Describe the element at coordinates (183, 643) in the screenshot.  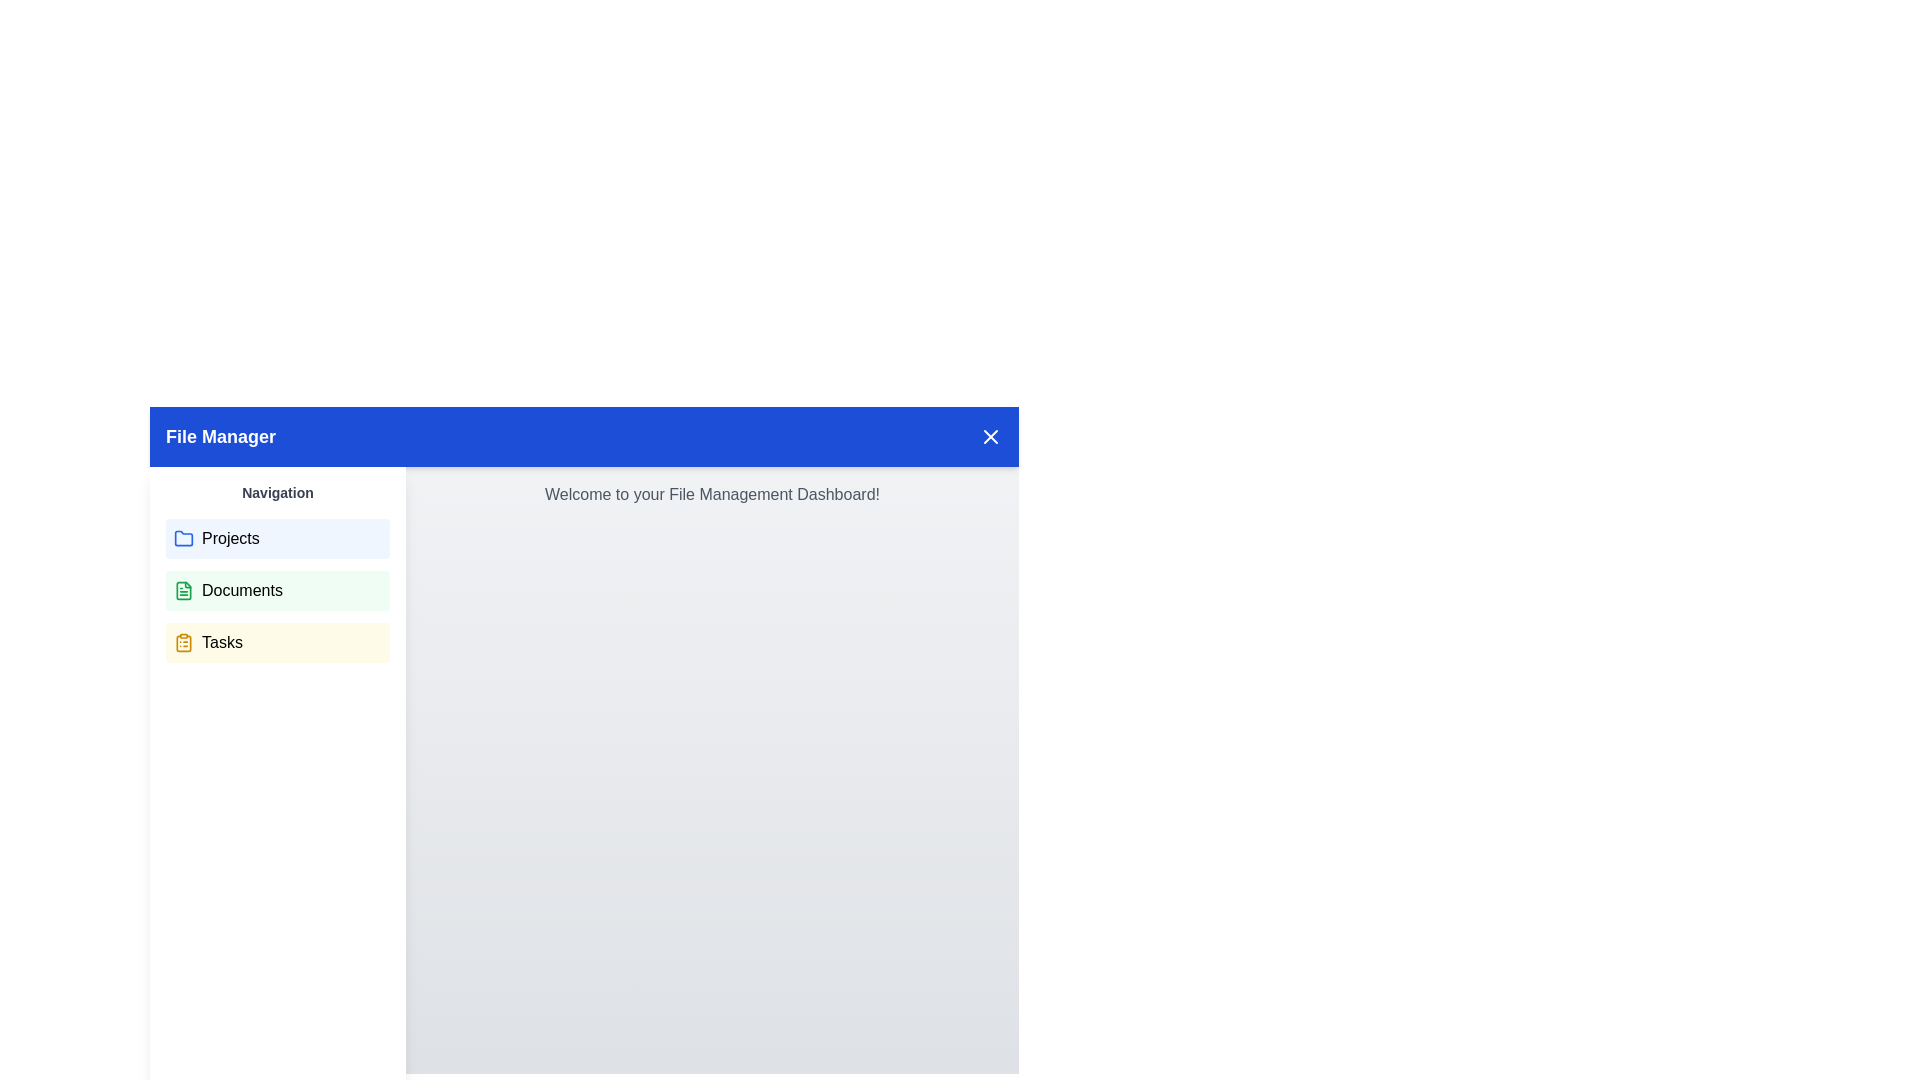
I see `the yellow clipboard icon with rounded edges located in the left navigation bar, adjacent to the 'Tasks' item` at that location.